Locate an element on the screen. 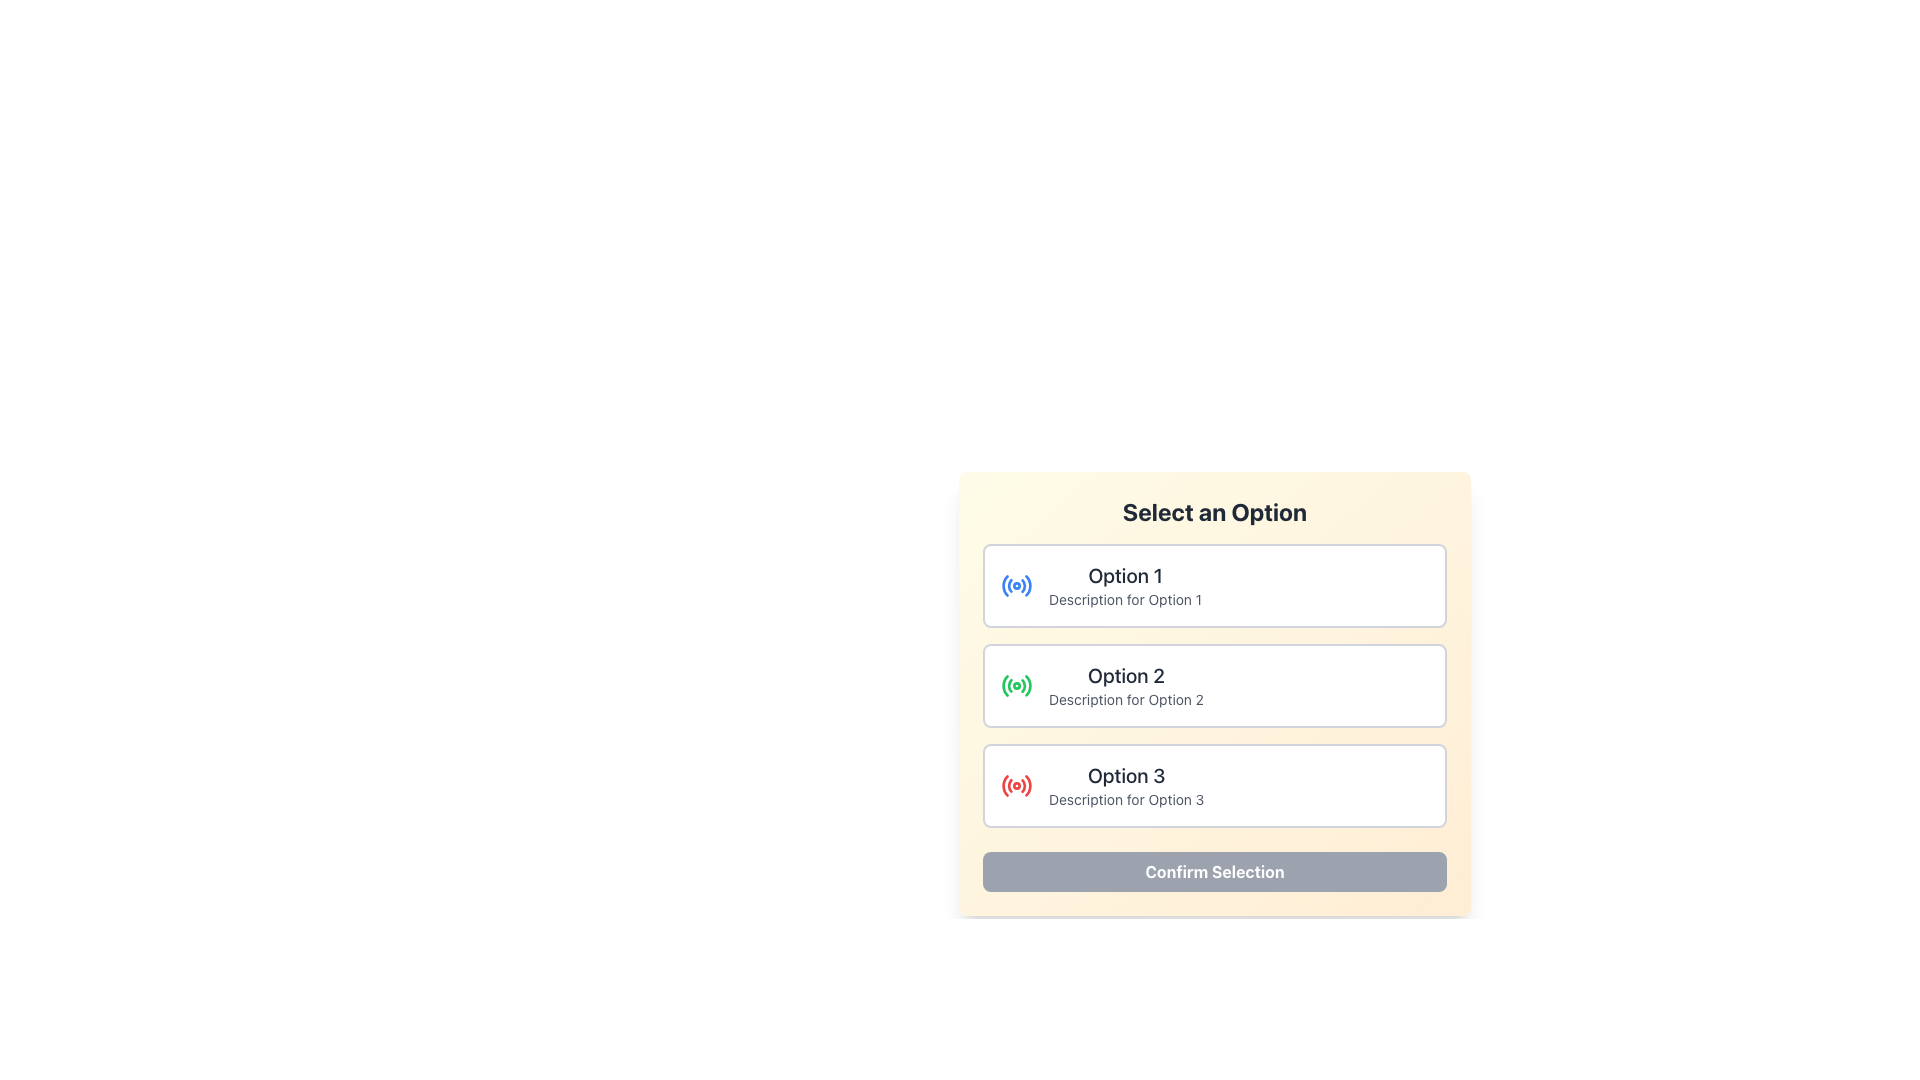  the text block element displaying 'Option 1' and its description 'Description for Option 1', located within the first selectable box under 'Select an Option' is located at coordinates (1125, 585).